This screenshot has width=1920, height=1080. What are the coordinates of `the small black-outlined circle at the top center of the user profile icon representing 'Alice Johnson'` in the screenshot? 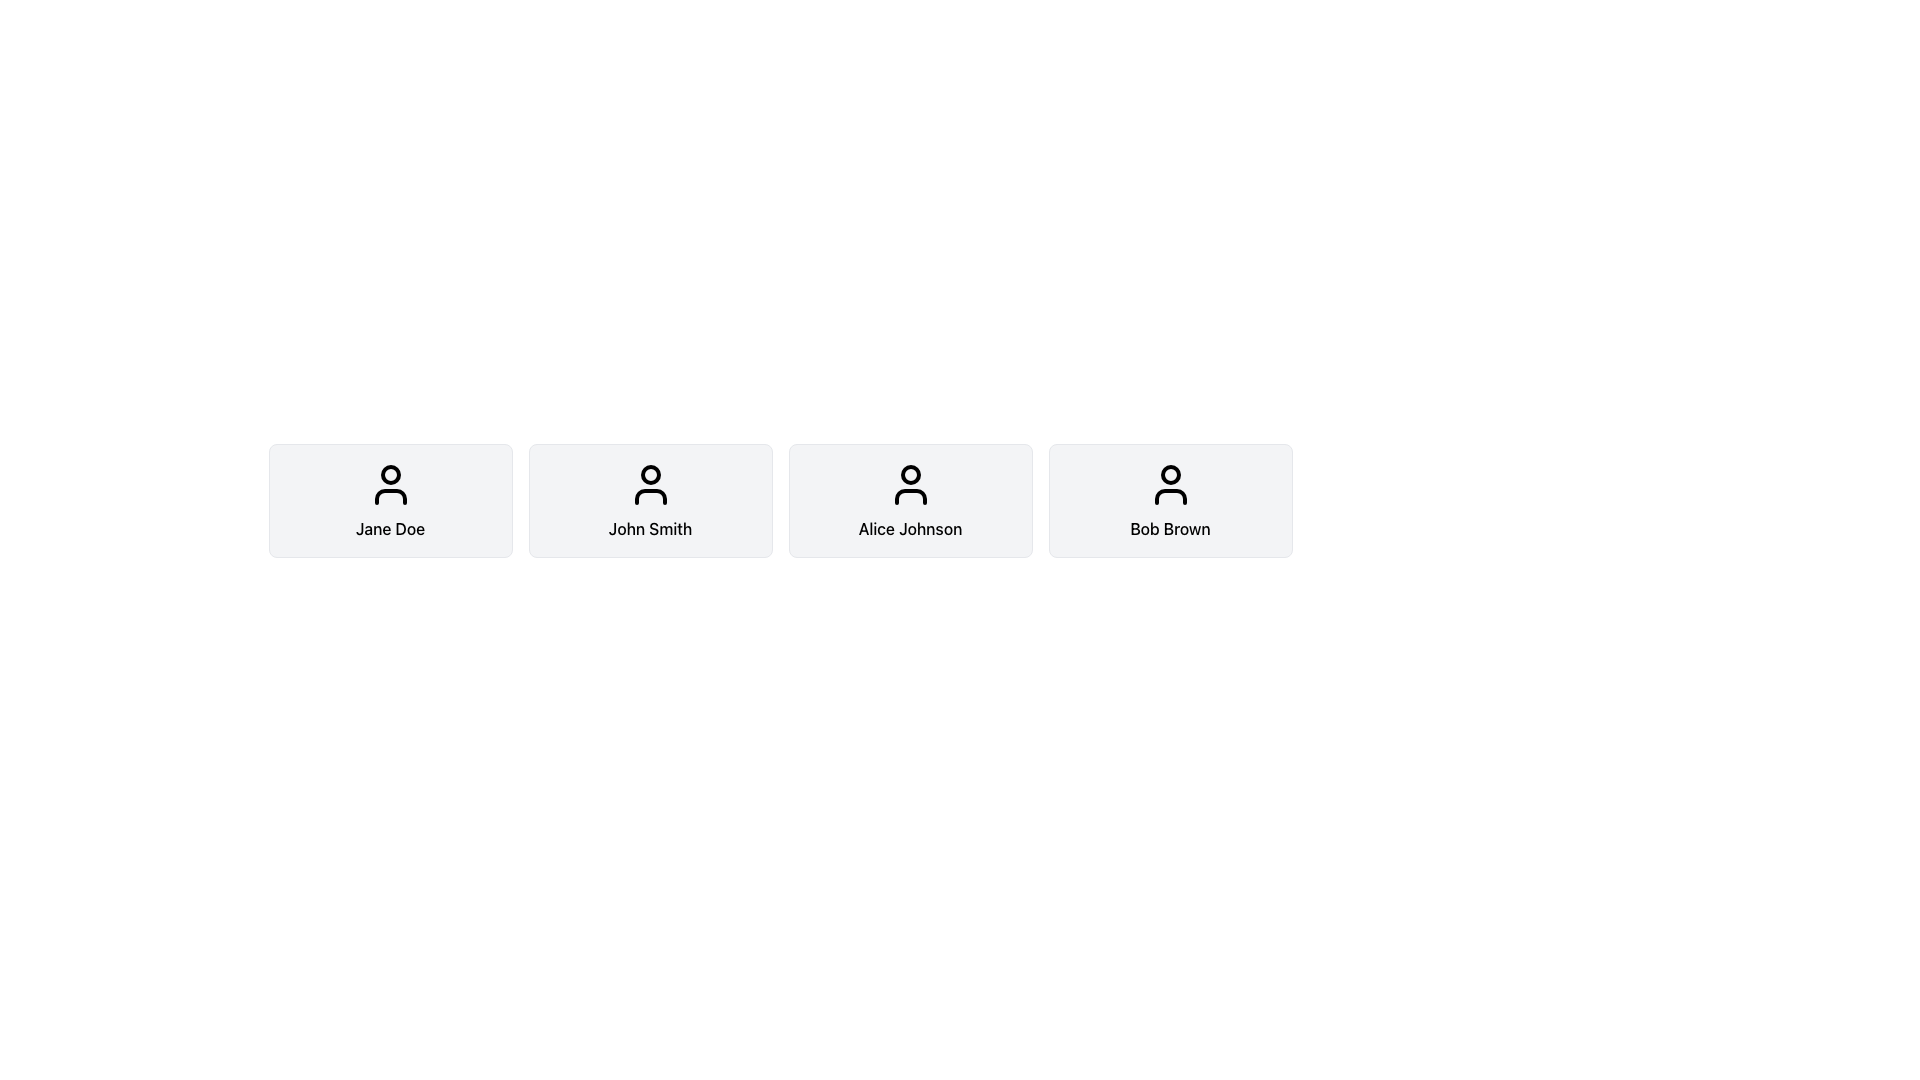 It's located at (909, 474).